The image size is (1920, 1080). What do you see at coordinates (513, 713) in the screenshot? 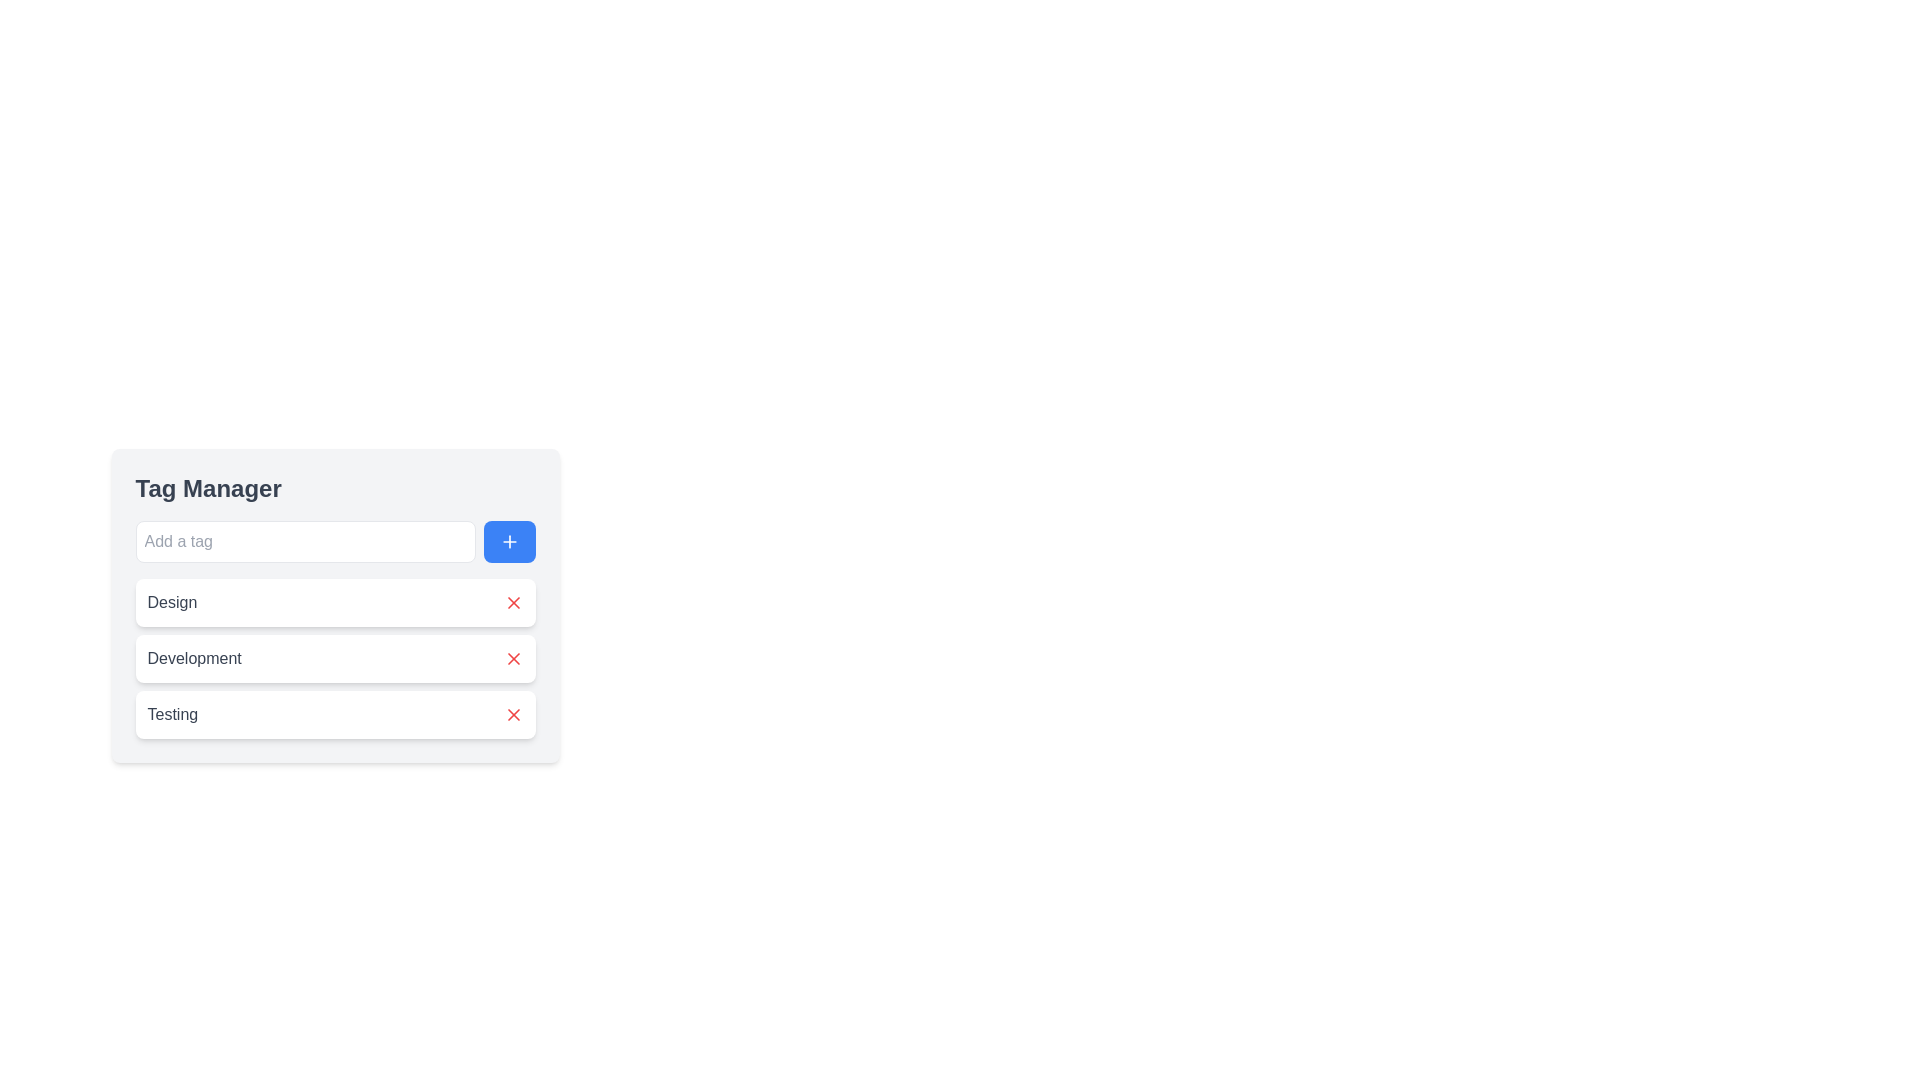
I see `the interactive delete button located at the bottom of the 'Testing' row in the 'Tag Manager' card layout to observe hover effects` at bounding box center [513, 713].